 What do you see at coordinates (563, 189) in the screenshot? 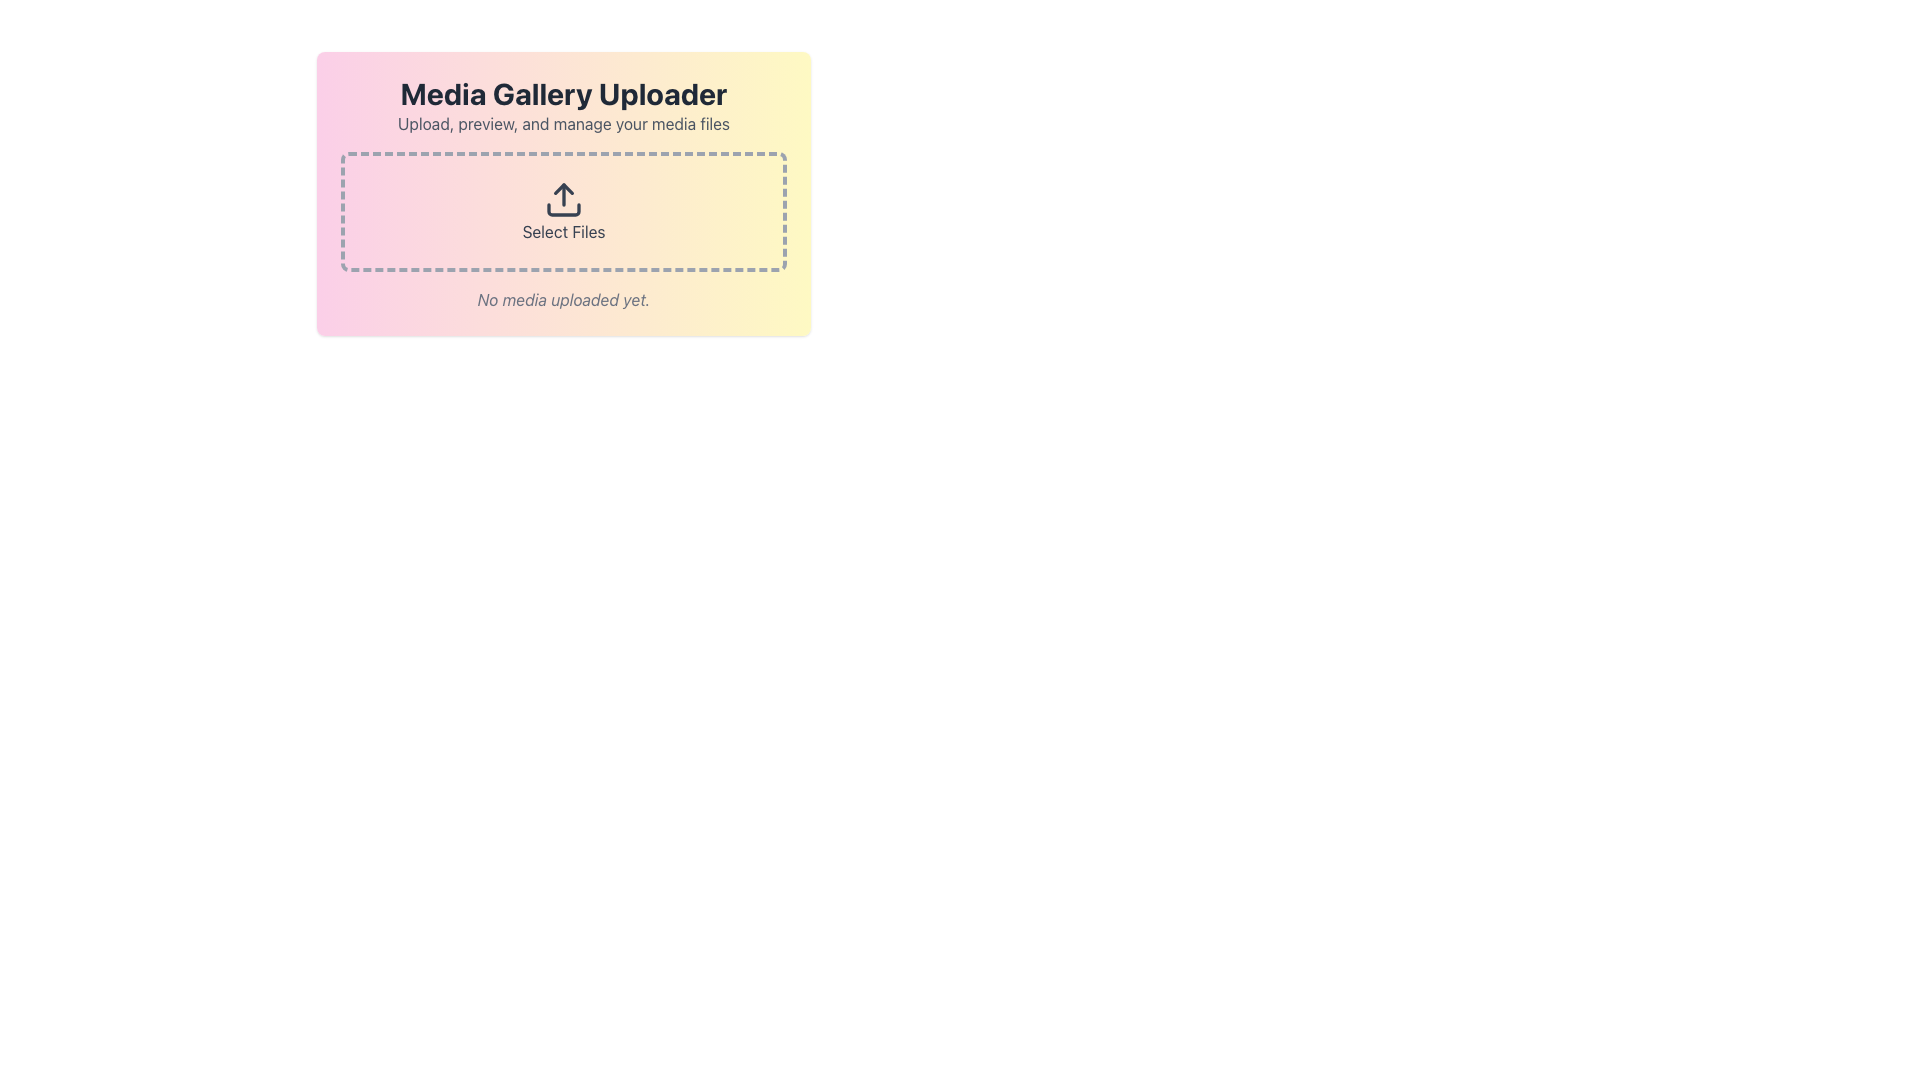
I see `the upload icon's arrowhead graphic, which is part of the SVG representing the upload symbol within the 'Select Files' area` at bounding box center [563, 189].